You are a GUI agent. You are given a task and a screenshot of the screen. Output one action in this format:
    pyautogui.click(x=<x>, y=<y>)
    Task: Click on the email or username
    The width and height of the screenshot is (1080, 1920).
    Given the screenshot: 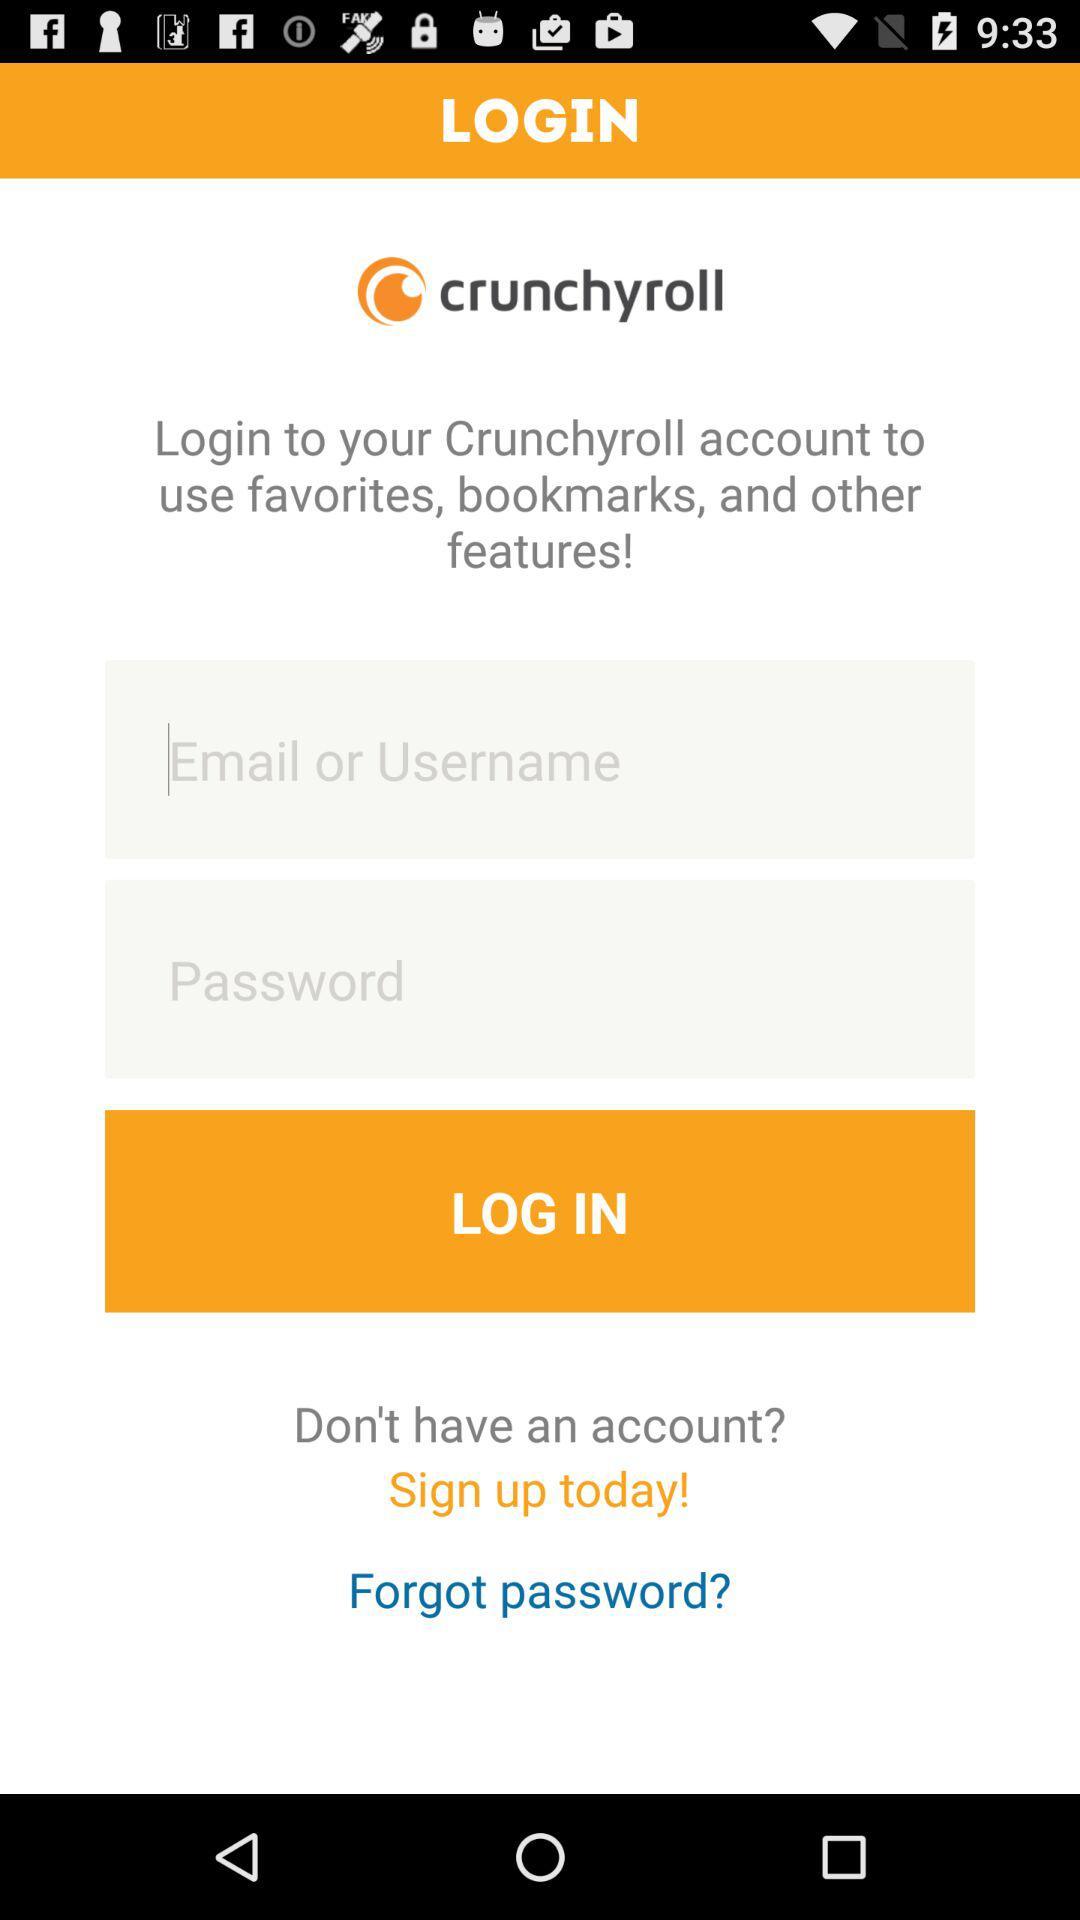 What is the action you would take?
    pyautogui.click(x=540, y=758)
    